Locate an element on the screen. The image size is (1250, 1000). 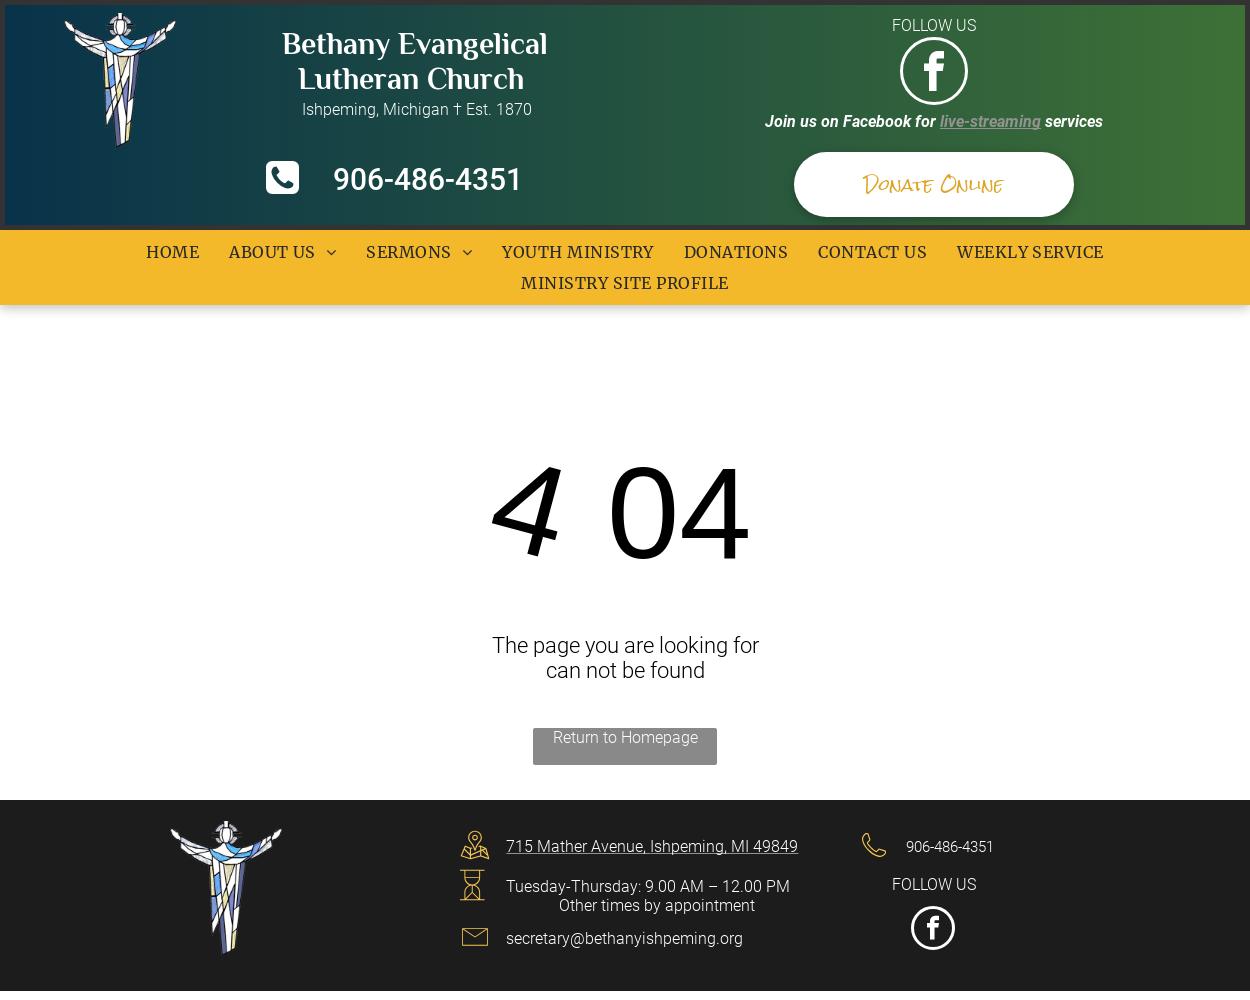
'DONATIONS' is located at coordinates (683, 252).